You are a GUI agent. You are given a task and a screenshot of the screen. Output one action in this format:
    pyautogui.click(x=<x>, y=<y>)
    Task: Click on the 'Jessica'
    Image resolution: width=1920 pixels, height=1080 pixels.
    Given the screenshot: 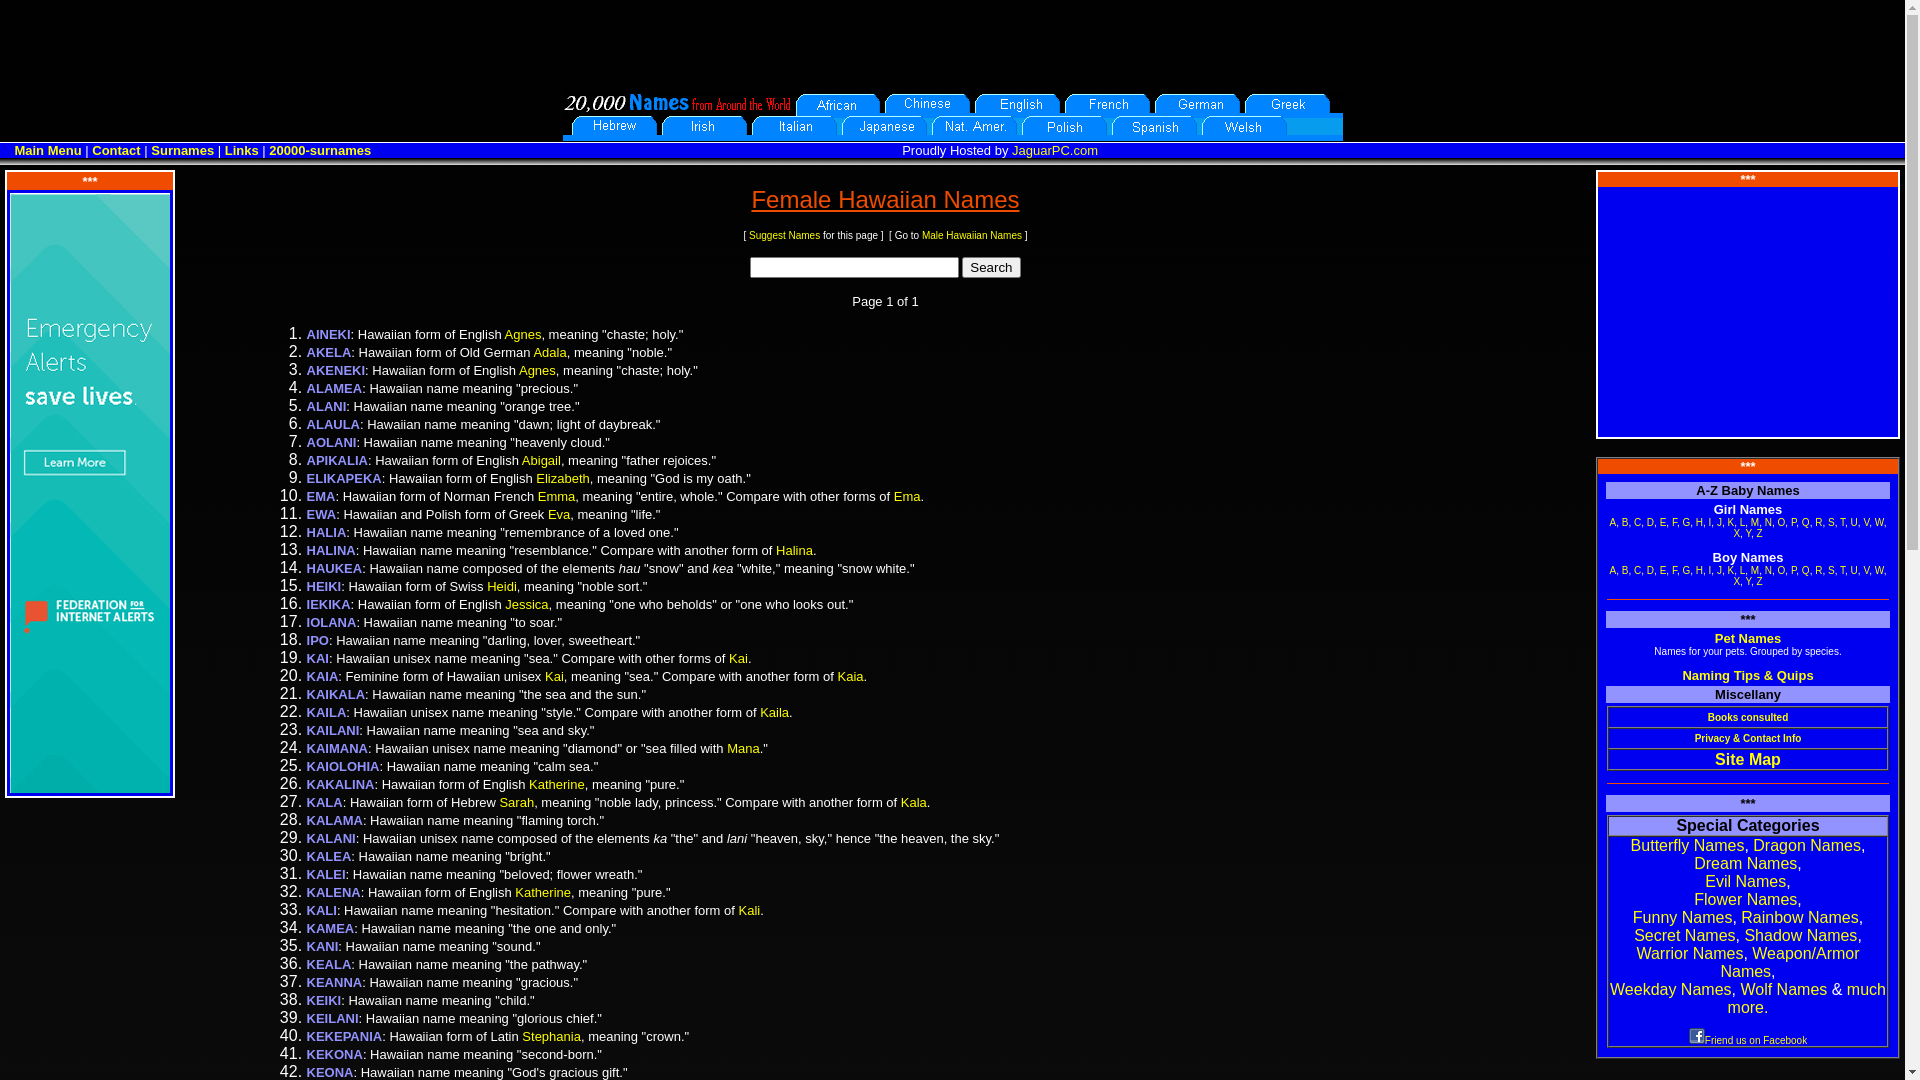 What is the action you would take?
    pyautogui.click(x=526, y=603)
    